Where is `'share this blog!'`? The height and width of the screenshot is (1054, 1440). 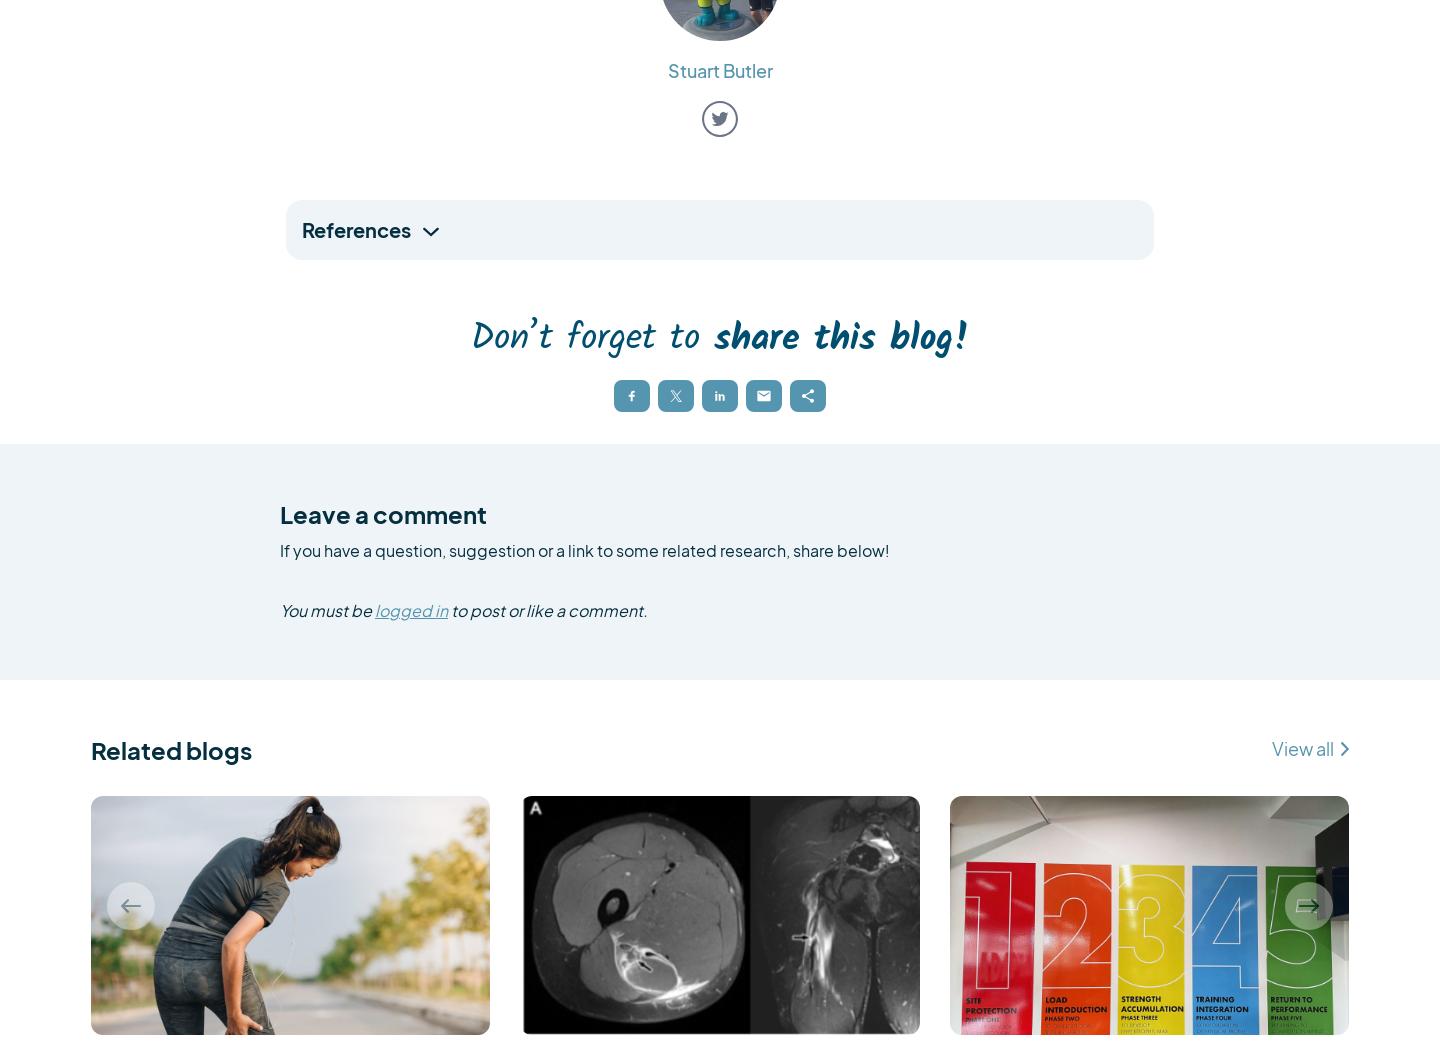 'share this blog!' is located at coordinates (840, 338).